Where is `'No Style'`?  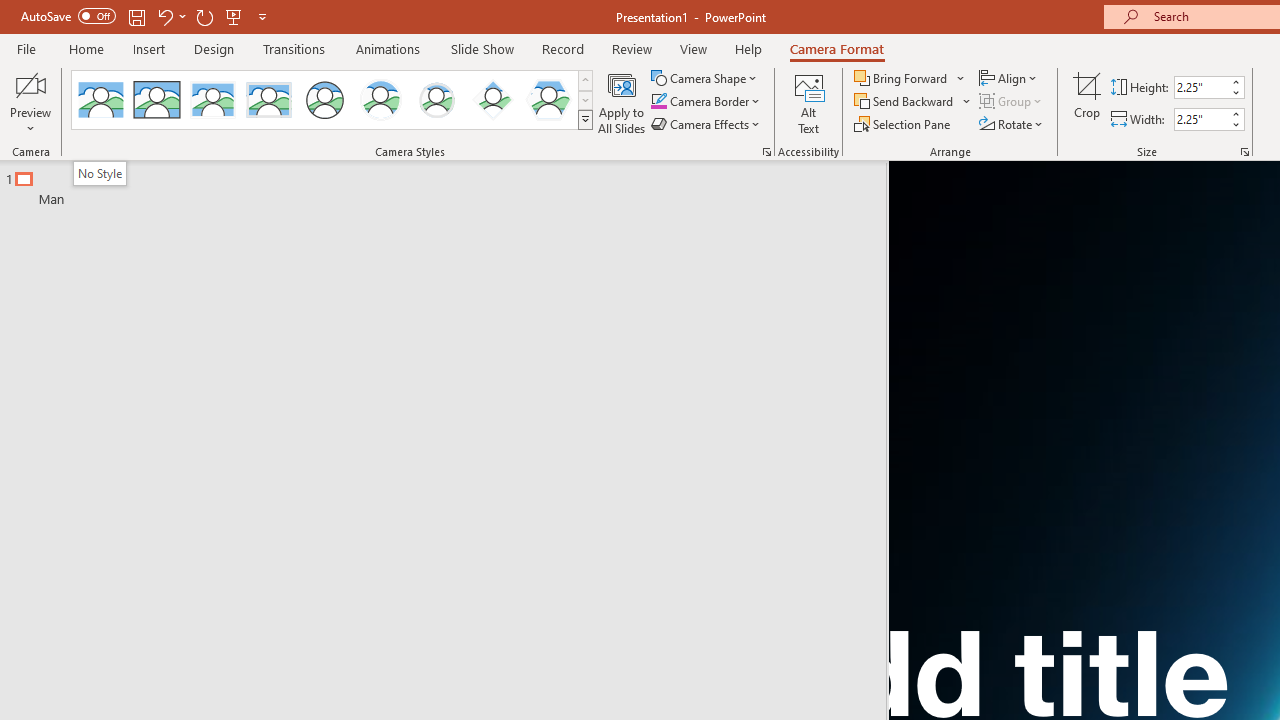
'No Style' is located at coordinates (98, 172).